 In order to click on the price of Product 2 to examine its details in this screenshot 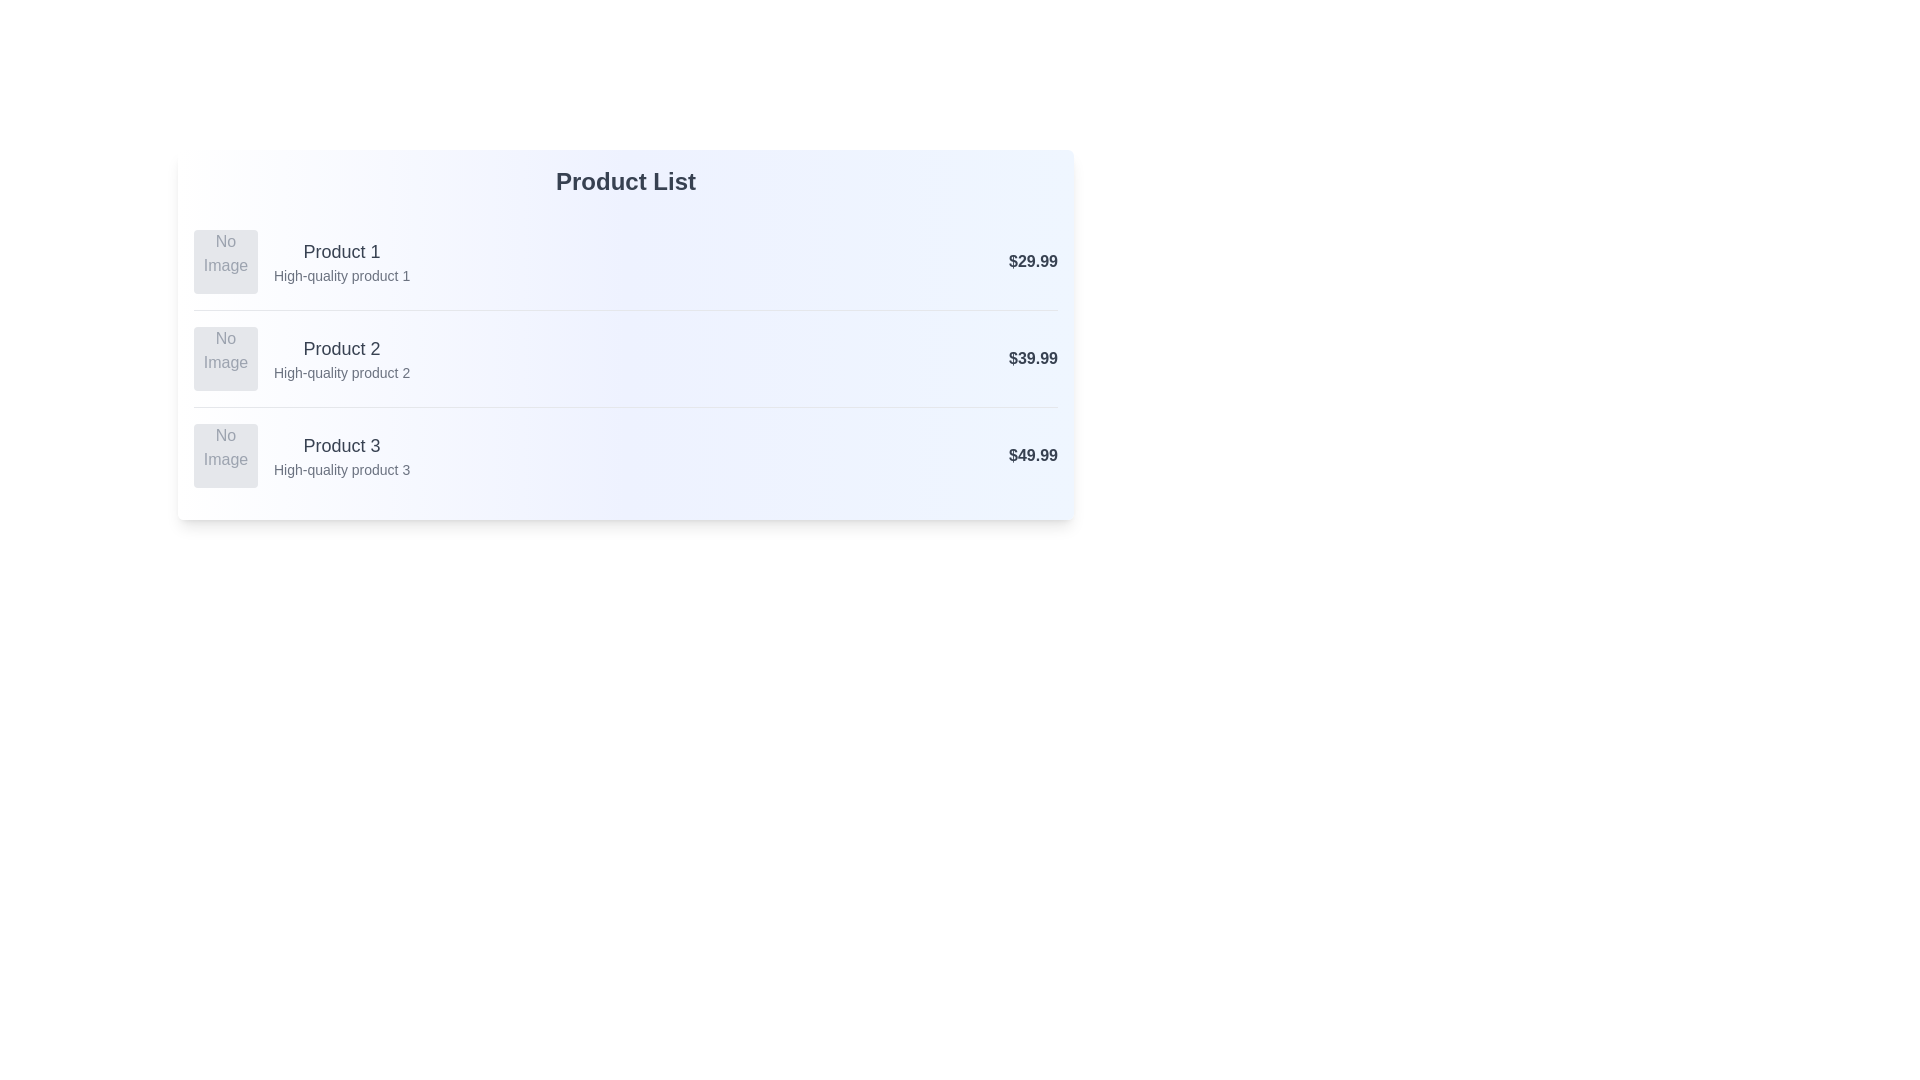, I will do `click(1033, 357)`.